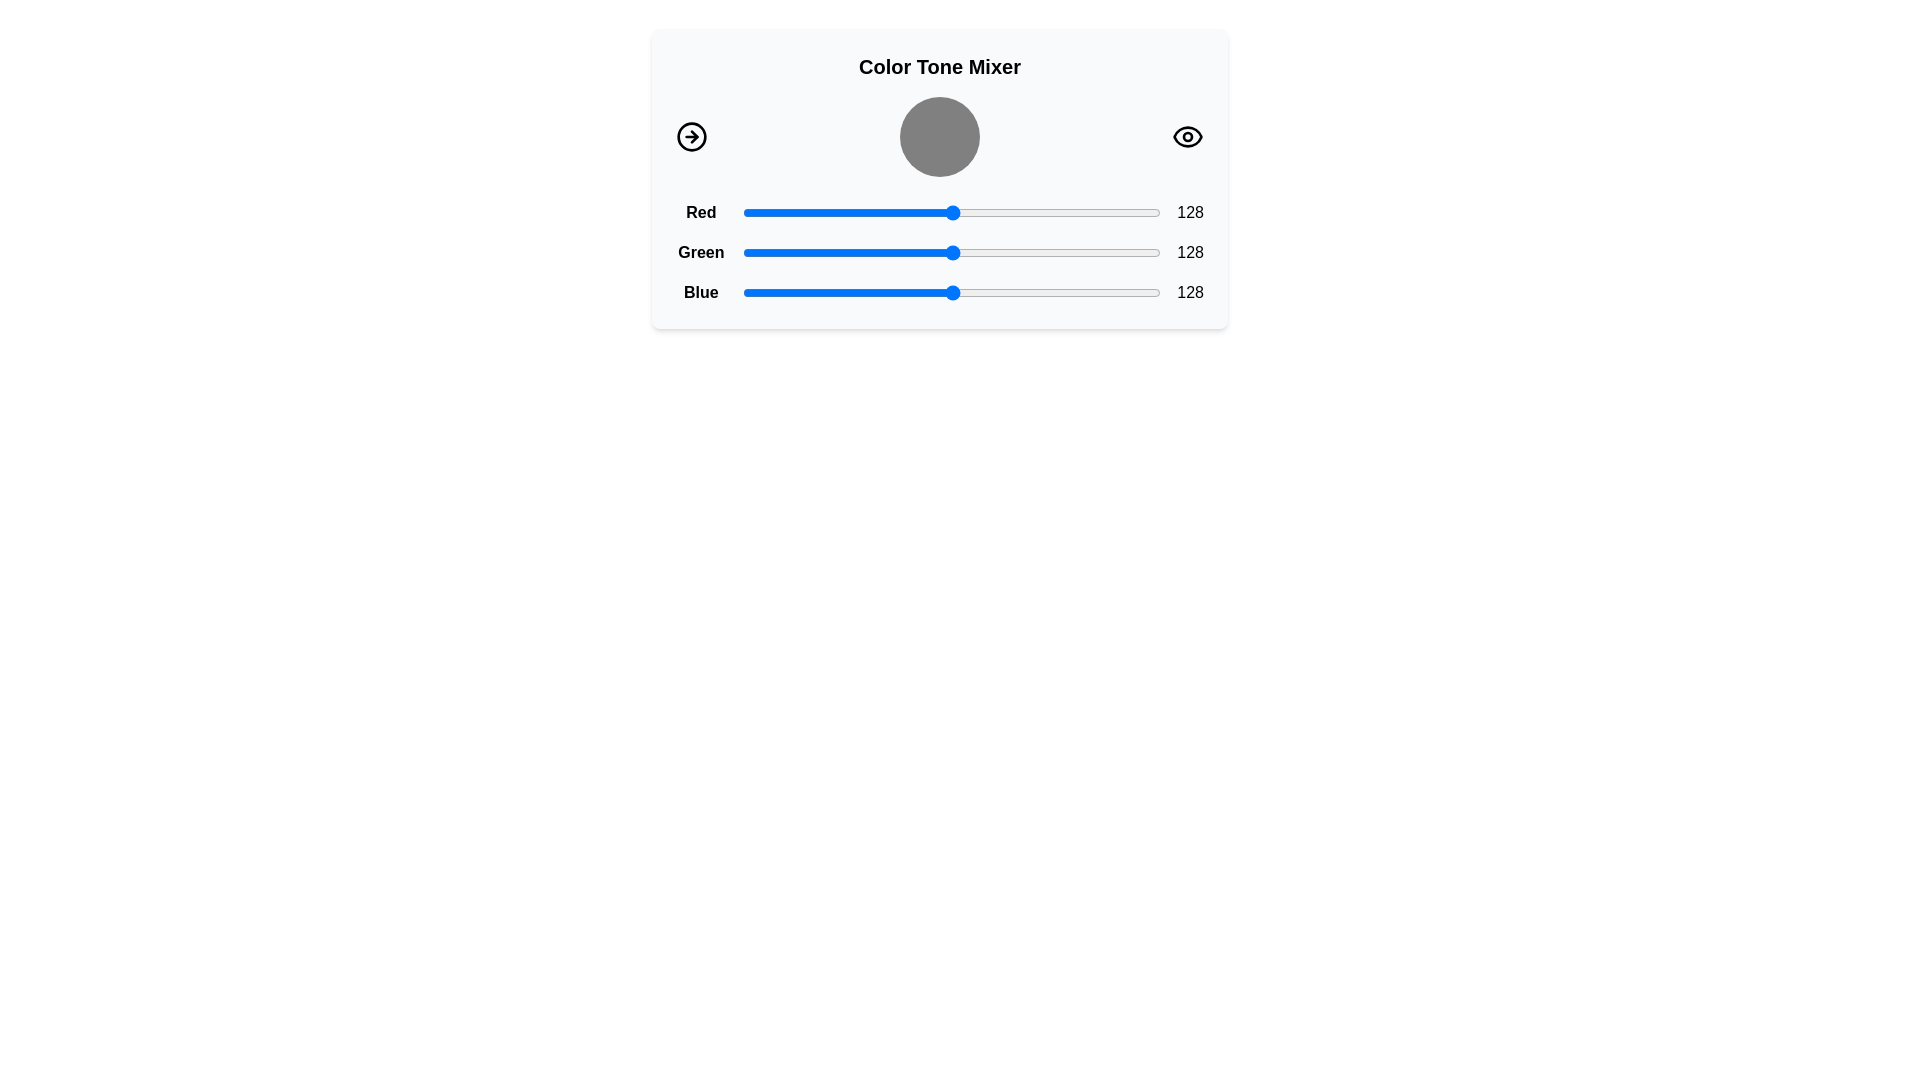  What do you see at coordinates (977, 252) in the screenshot?
I see `green color intensity` at bounding box center [977, 252].